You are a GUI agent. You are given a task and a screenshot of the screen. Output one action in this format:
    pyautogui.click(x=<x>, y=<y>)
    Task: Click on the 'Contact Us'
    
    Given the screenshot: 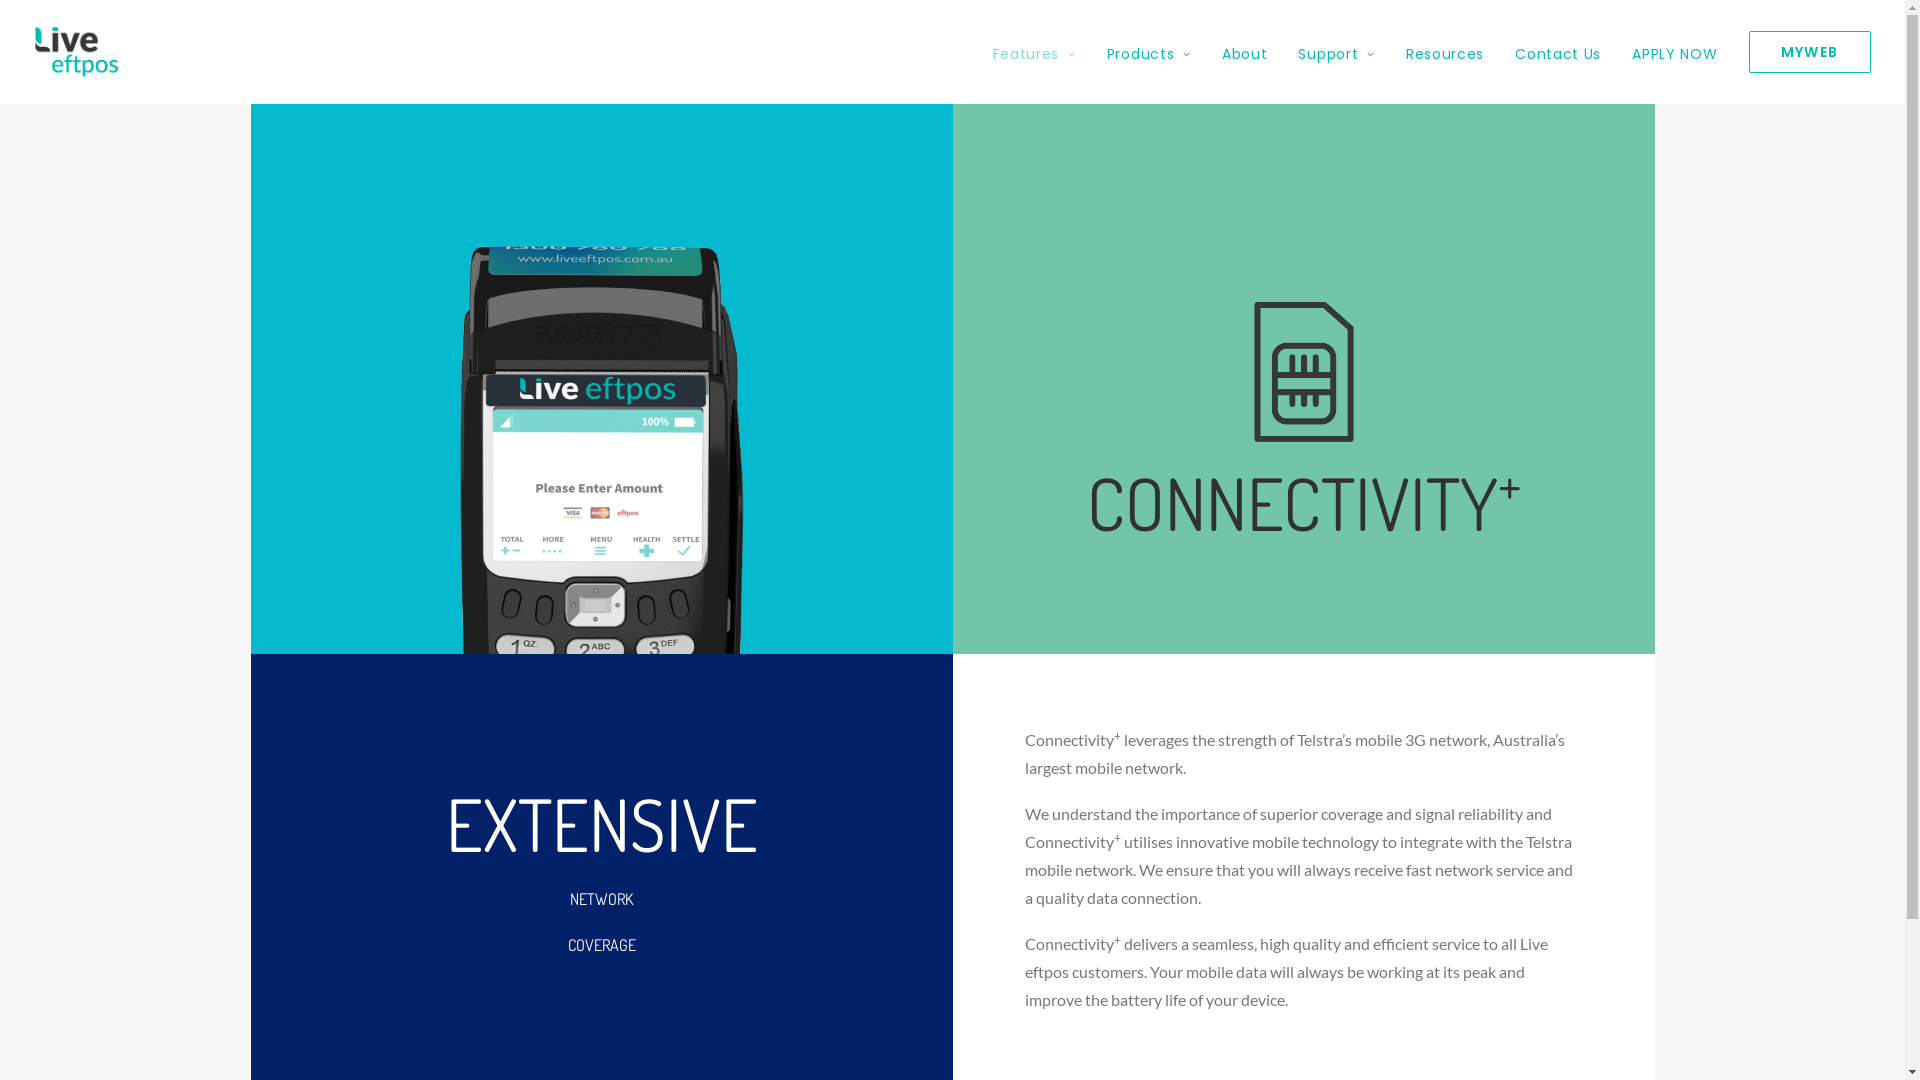 What is the action you would take?
    pyautogui.click(x=1557, y=50)
    